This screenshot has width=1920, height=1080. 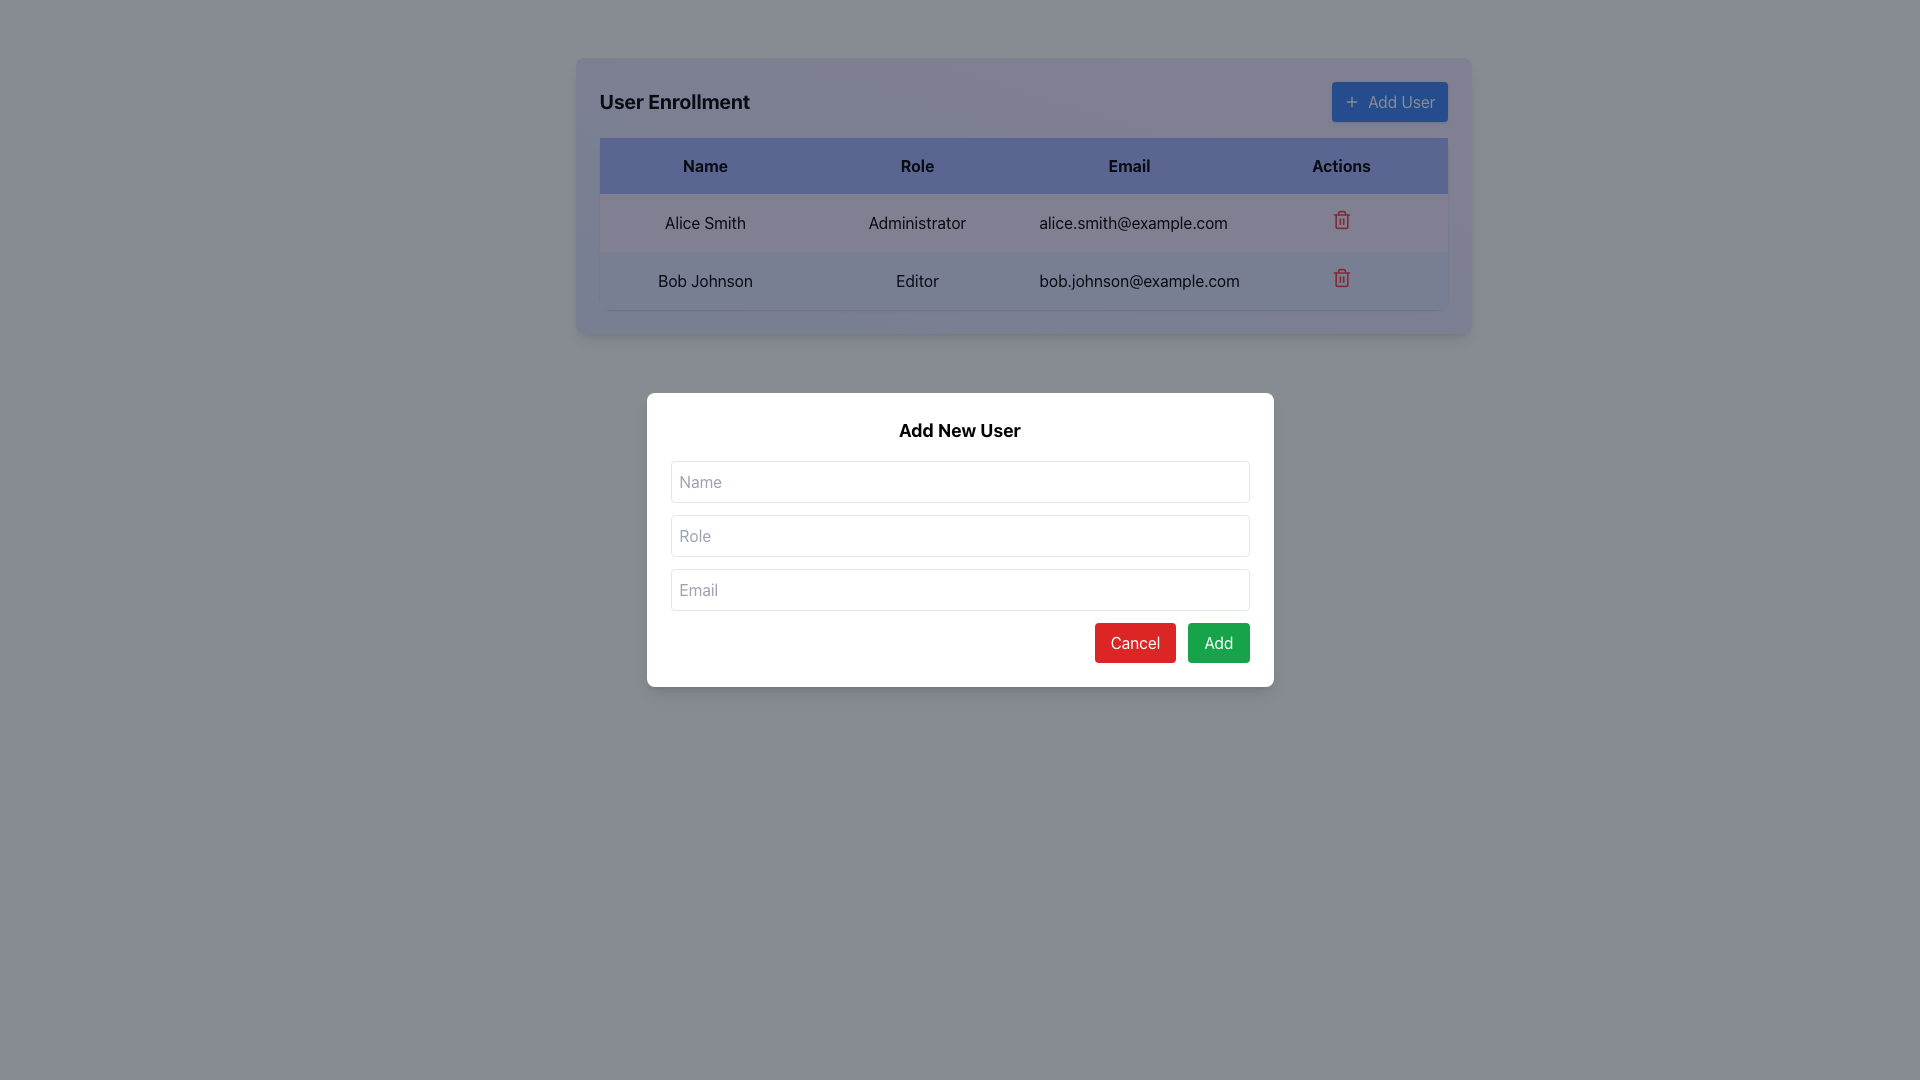 I want to click on the 'Name' text label, which is a bold black font element located in the top-left cell of the header row in the 'User Enrollment' section, so click(x=705, y=164).